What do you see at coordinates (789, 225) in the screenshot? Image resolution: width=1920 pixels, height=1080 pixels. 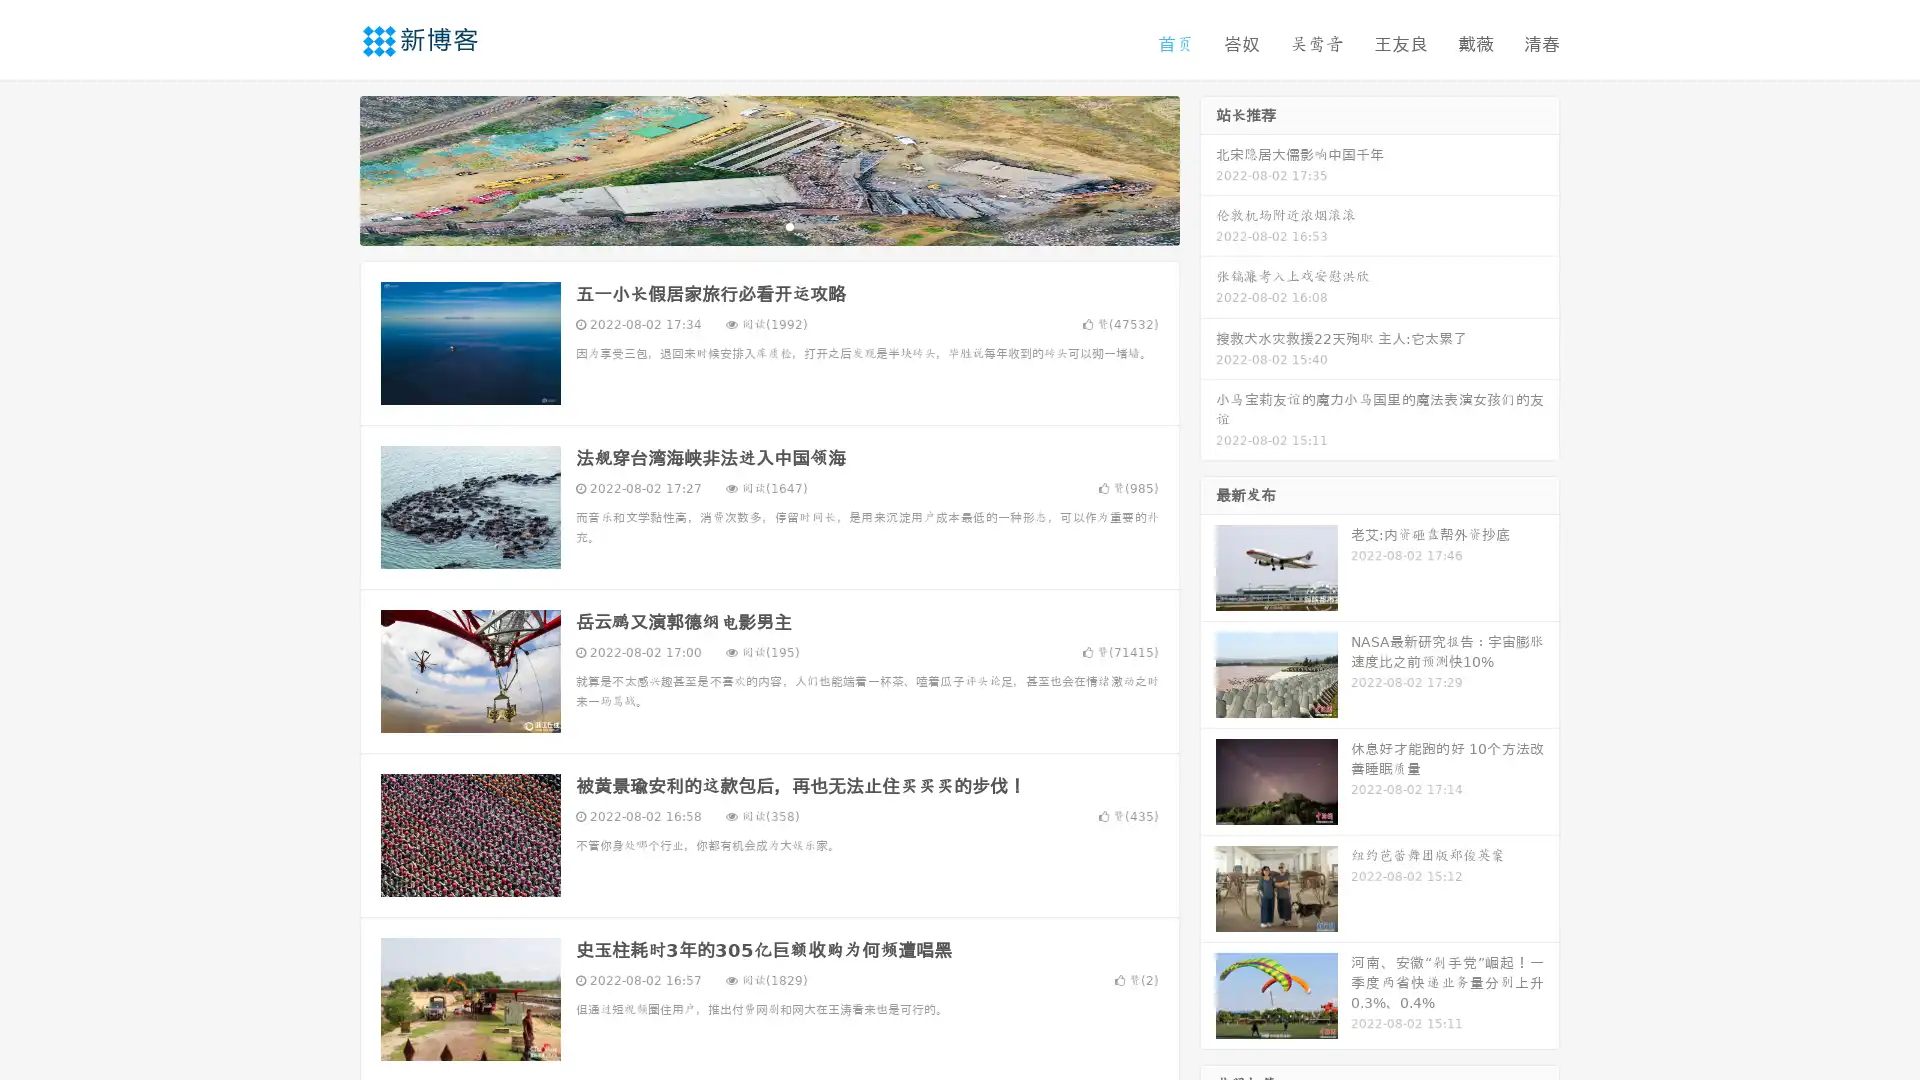 I see `Go to slide 3` at bounding box center [789, 225].